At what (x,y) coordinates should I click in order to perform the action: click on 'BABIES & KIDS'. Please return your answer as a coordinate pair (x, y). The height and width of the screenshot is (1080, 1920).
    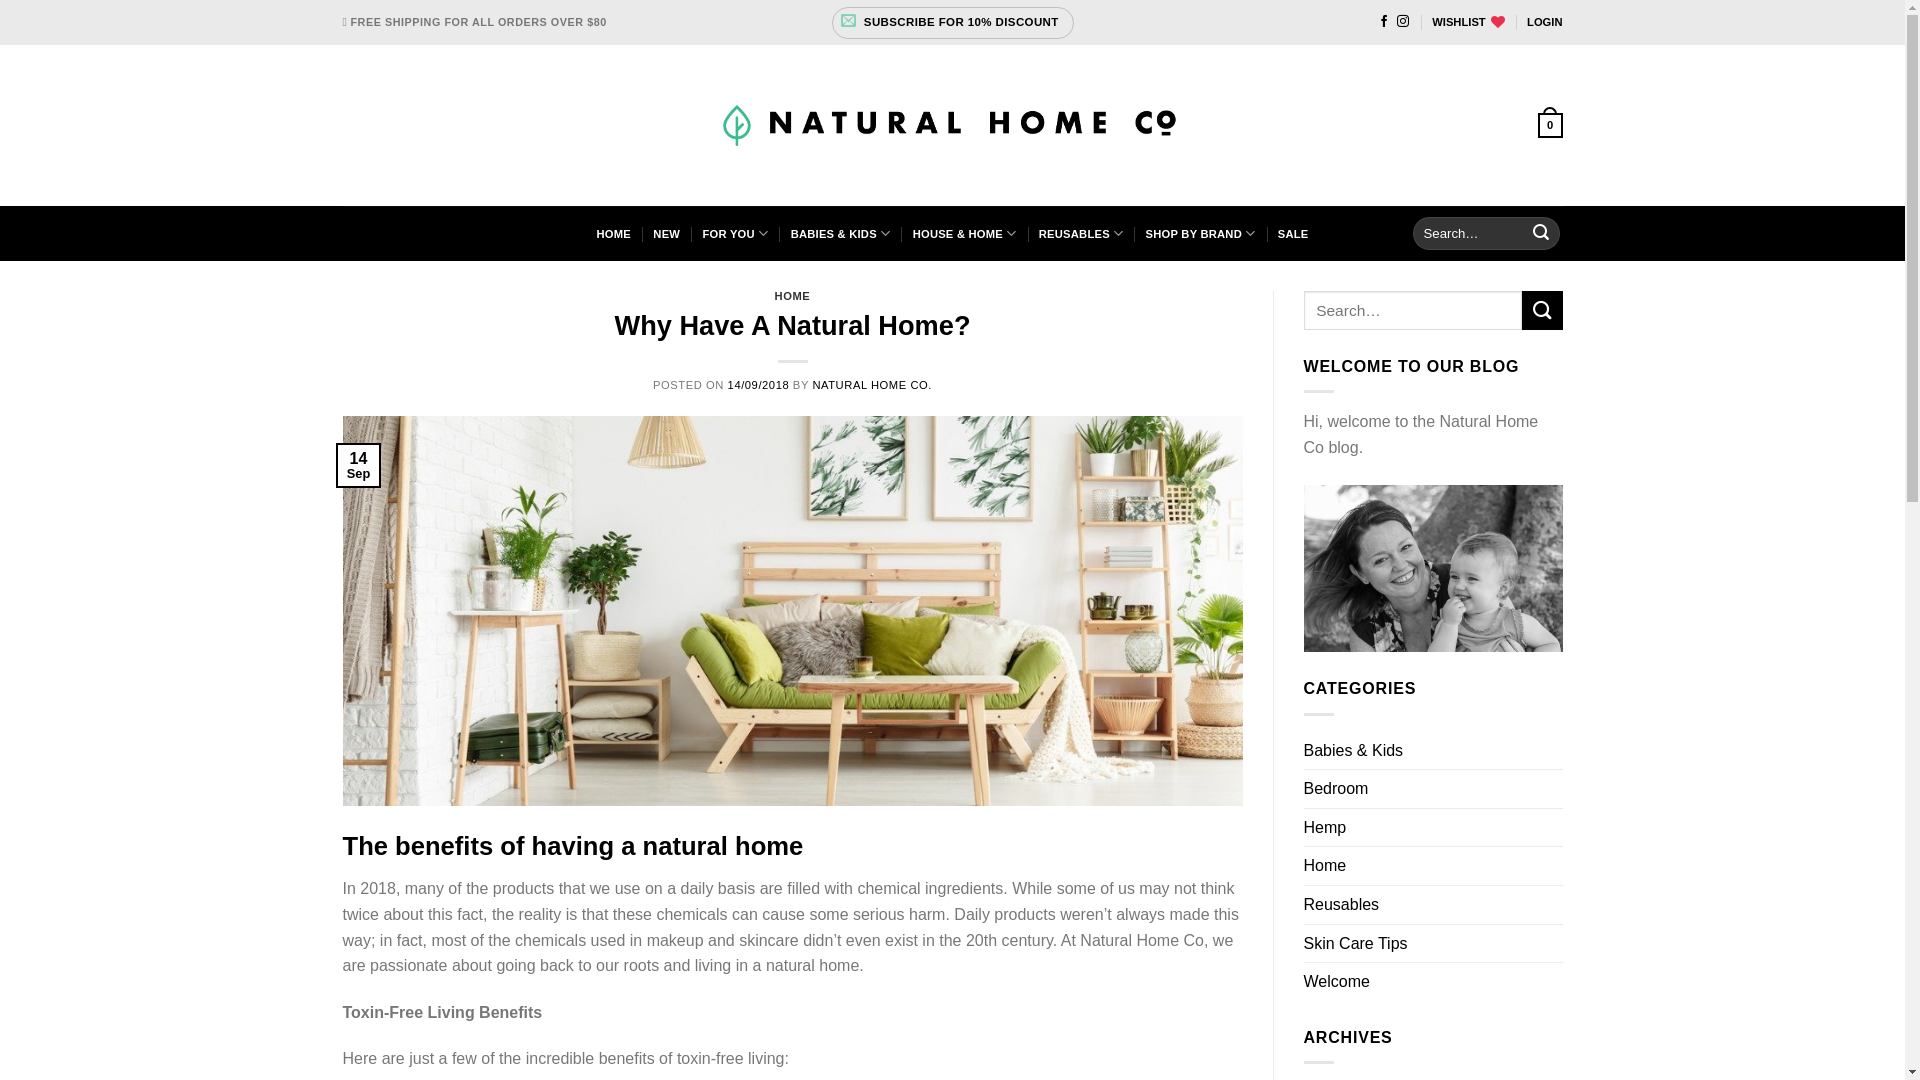
    Looking at the image, I should click on (840, 232).